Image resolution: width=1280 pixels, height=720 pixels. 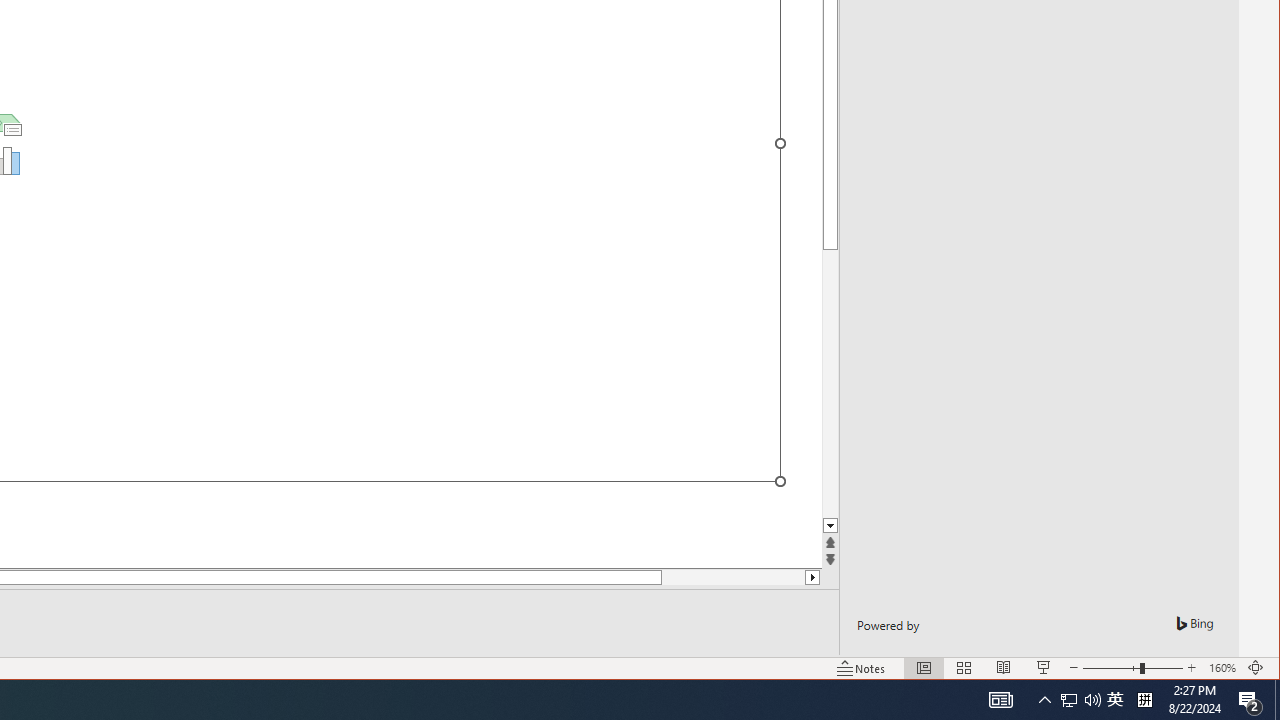 I want to click on 'Reading View', so click(x=1004, y=668).